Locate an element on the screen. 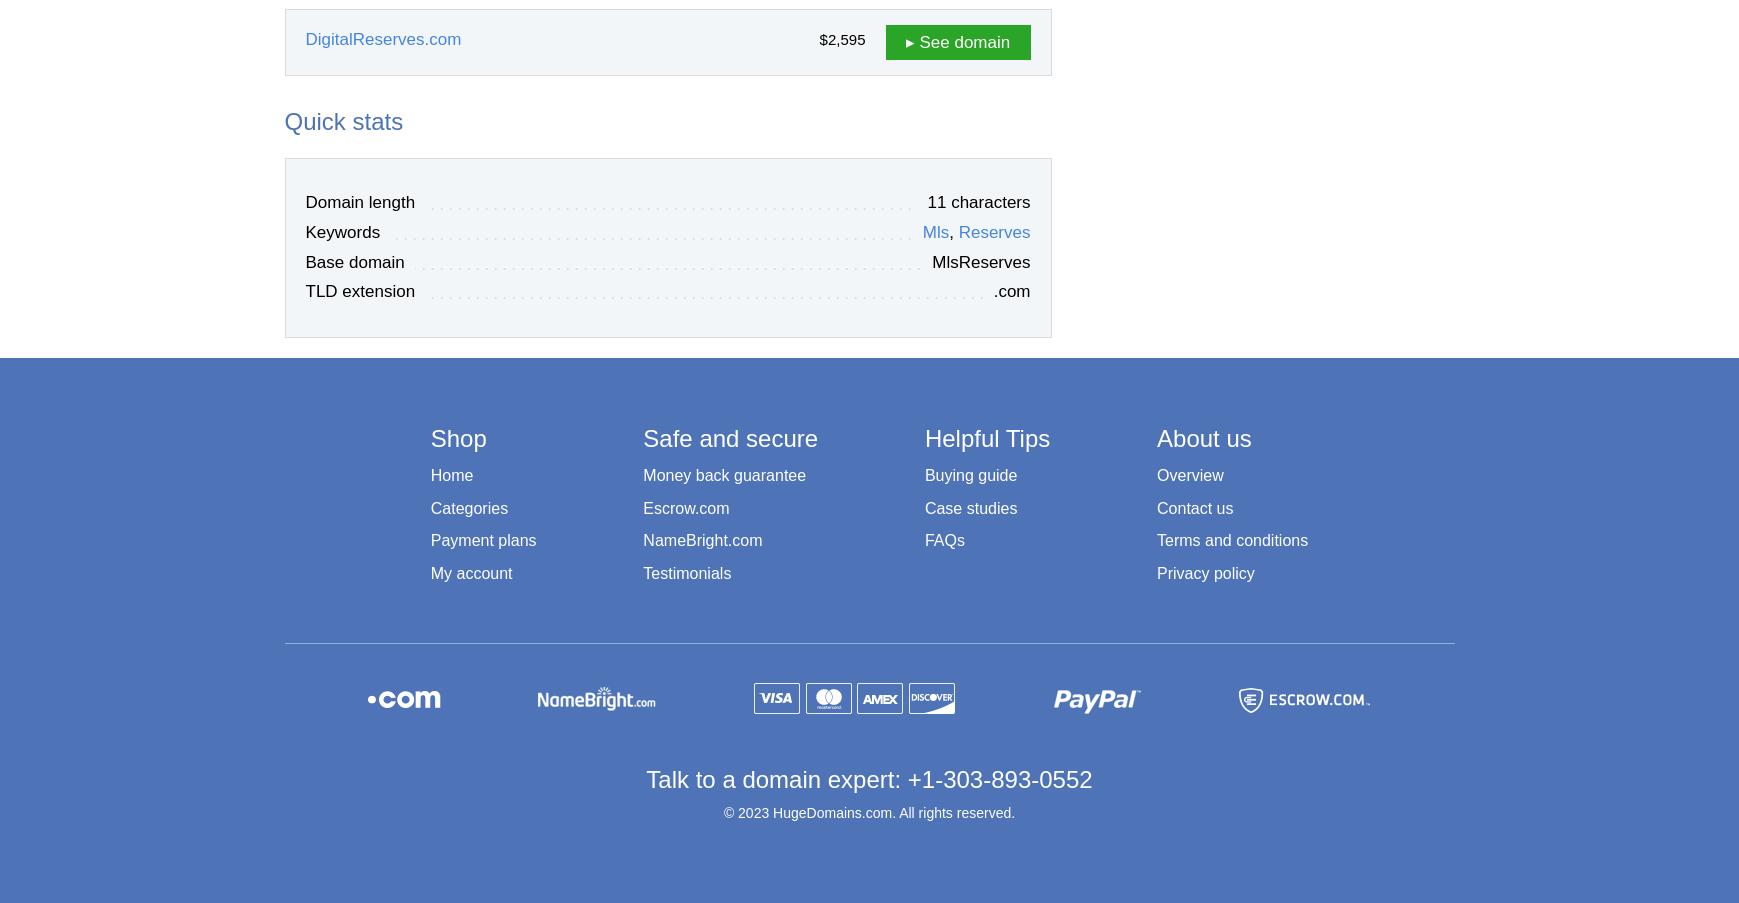  'Buying guide' is located at coordinates (970, 474).